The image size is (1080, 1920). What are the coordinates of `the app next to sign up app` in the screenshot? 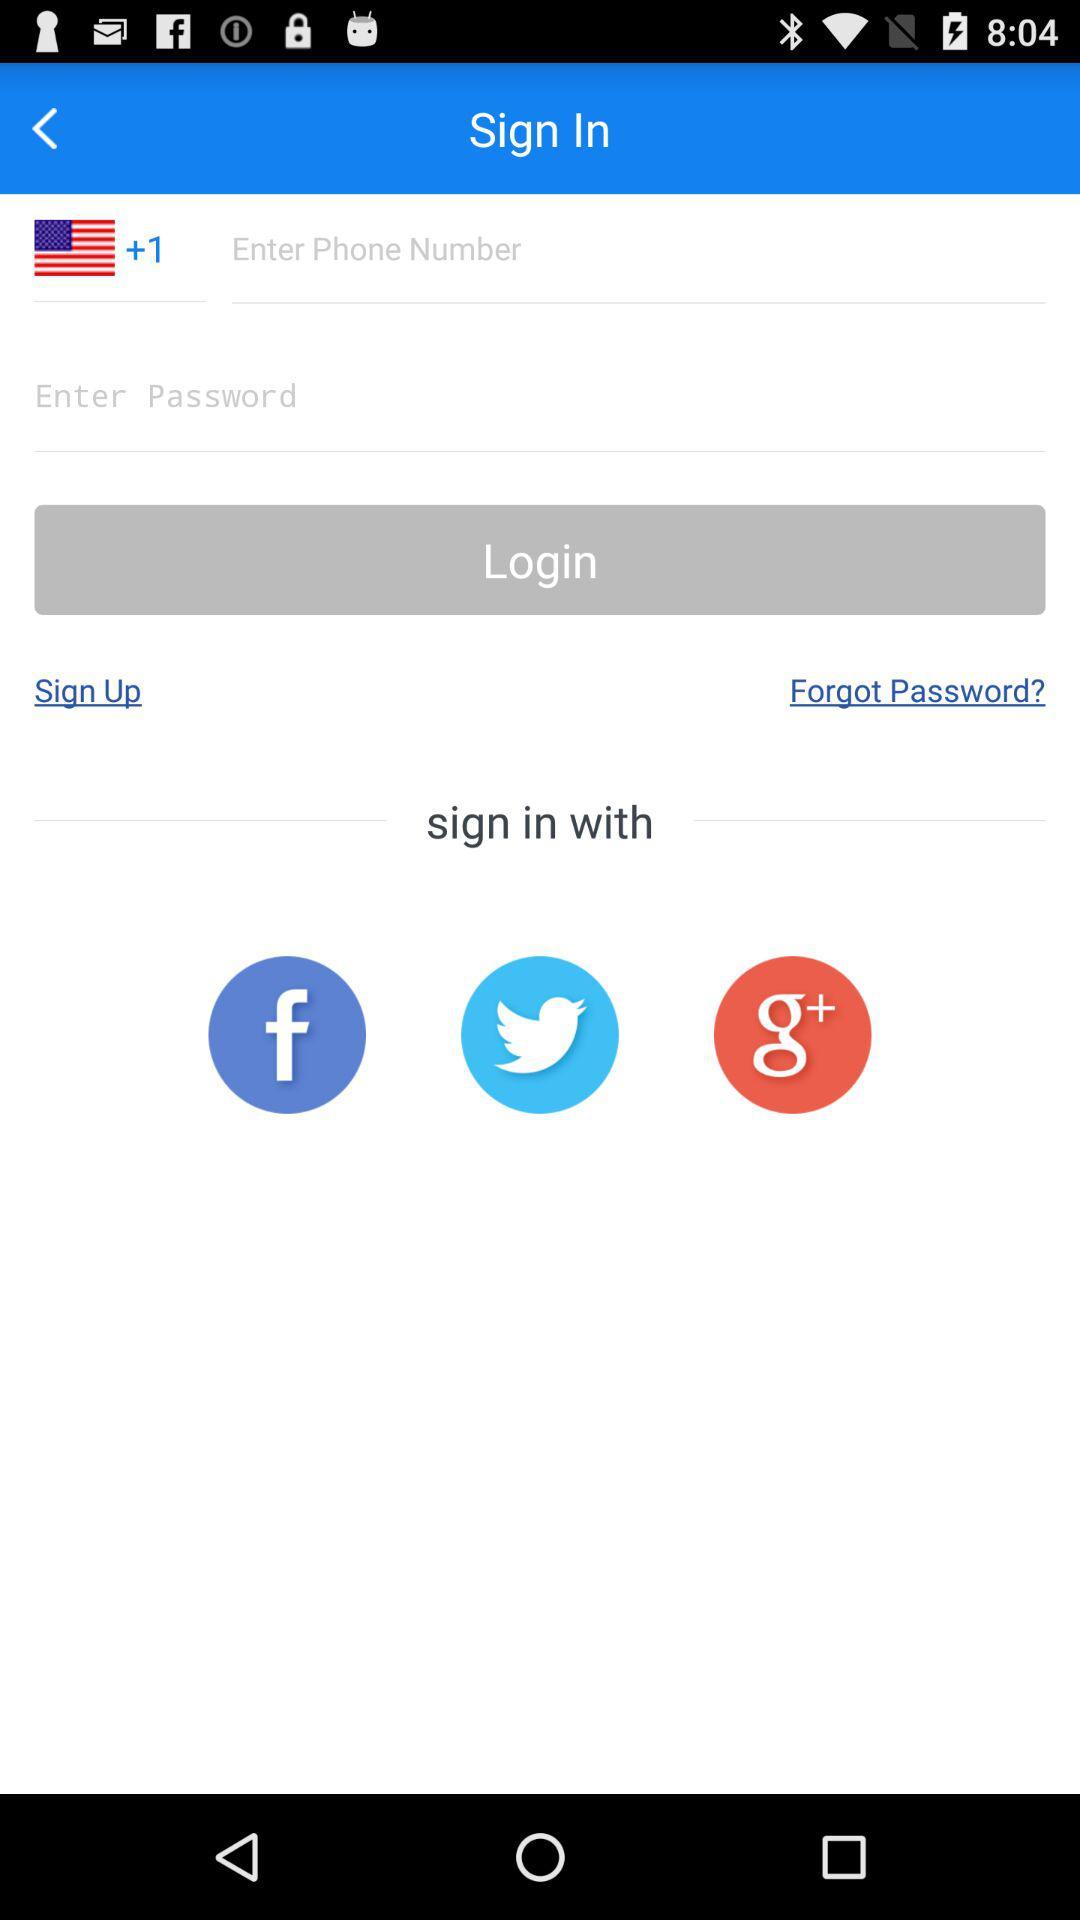 It's located at (917, 689).